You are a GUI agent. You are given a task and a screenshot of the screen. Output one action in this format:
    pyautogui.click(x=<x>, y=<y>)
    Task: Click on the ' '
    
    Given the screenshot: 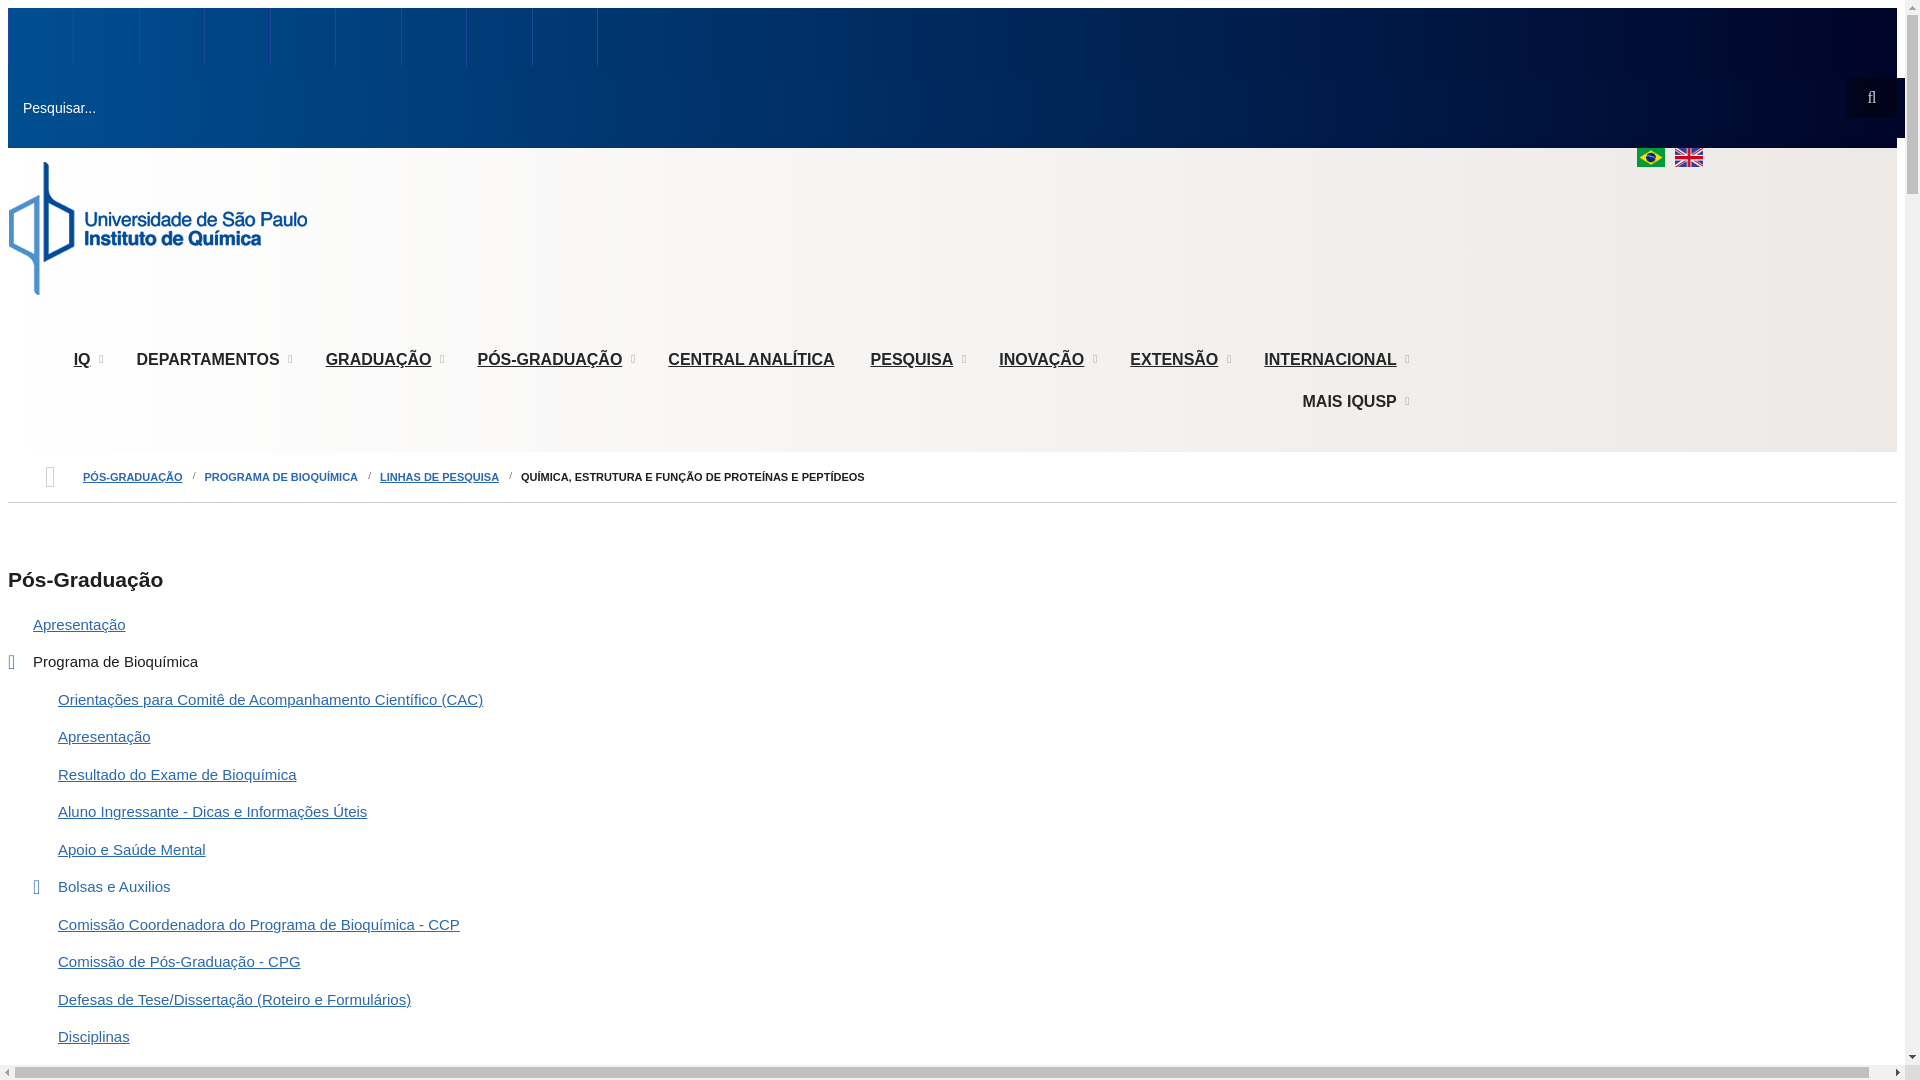 What is the action you would take?
    pyautogui.click(x=40, y=38)
    